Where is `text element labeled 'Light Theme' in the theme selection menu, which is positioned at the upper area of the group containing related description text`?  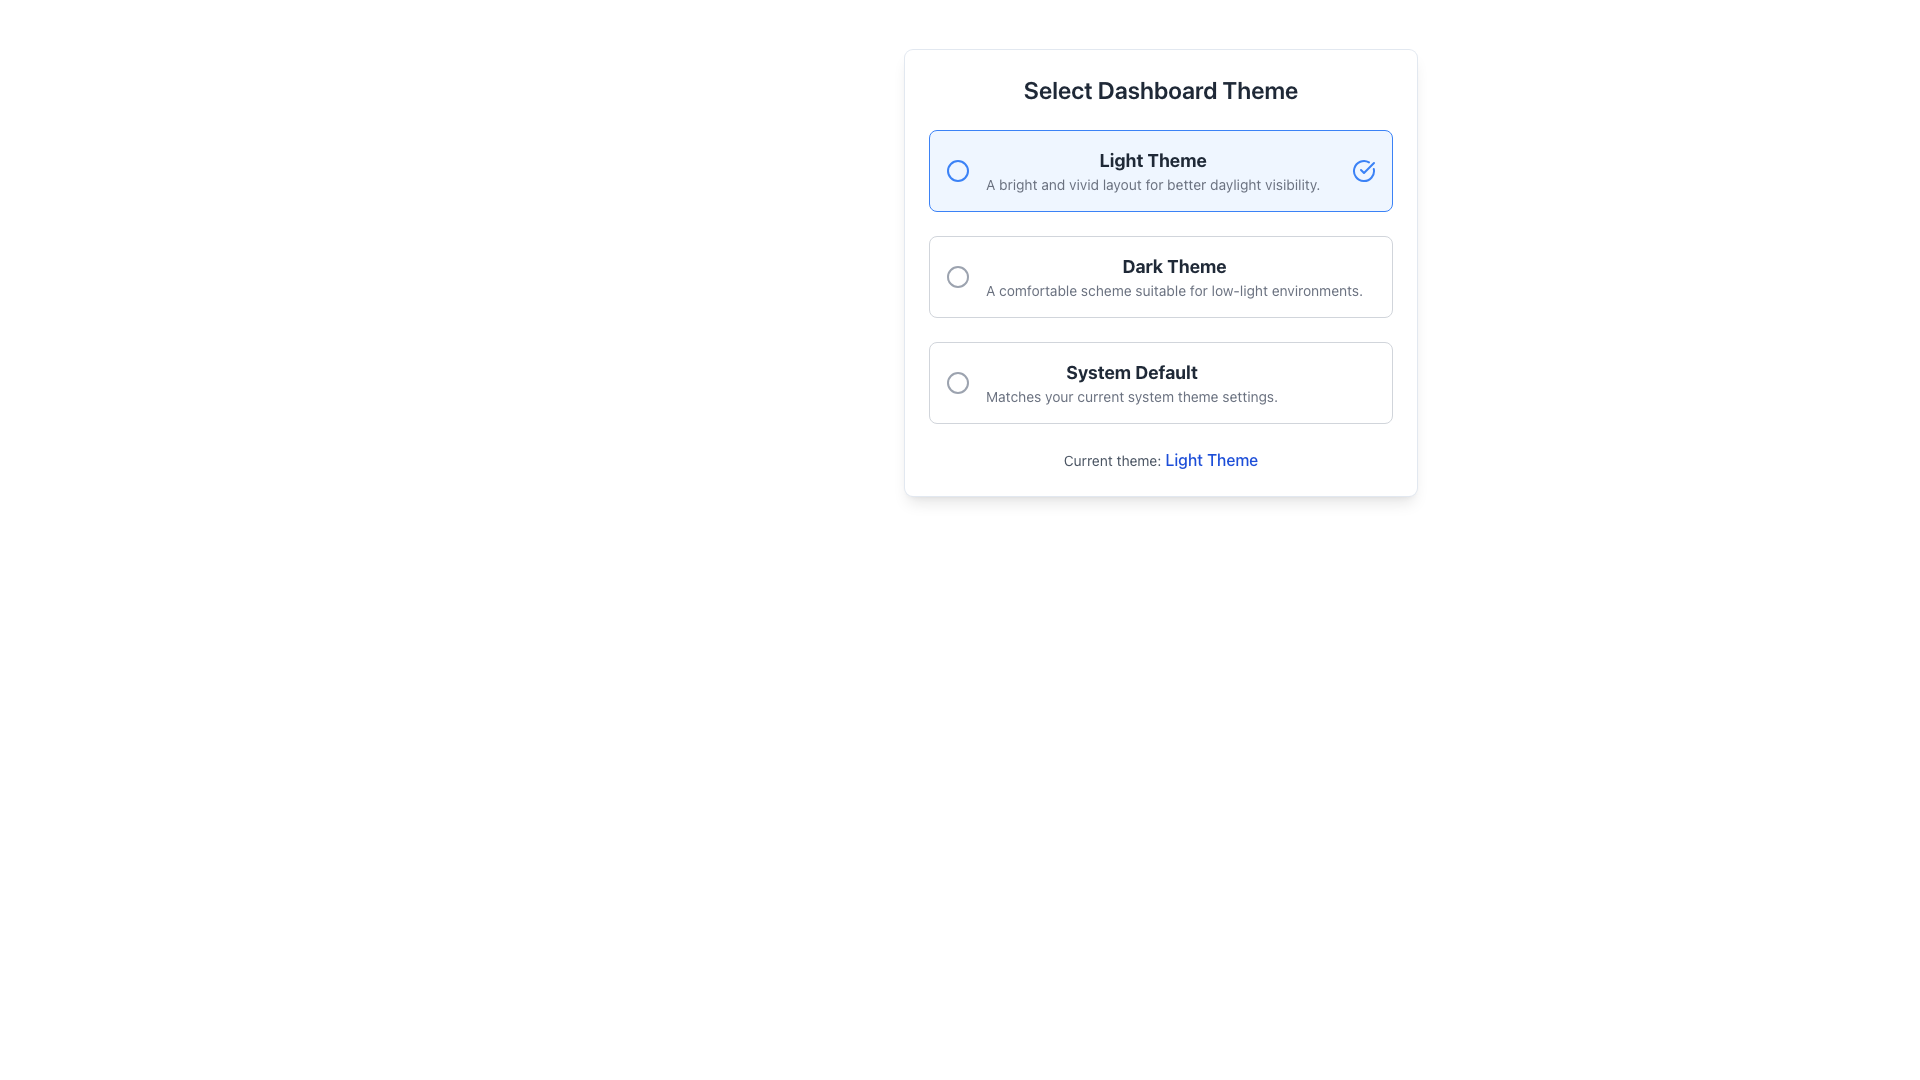 text element labeled 'Light Theme' in the theme selection menu, which is positioned at the upper area of the group containing related description text is located at coordinates (1153, 160).